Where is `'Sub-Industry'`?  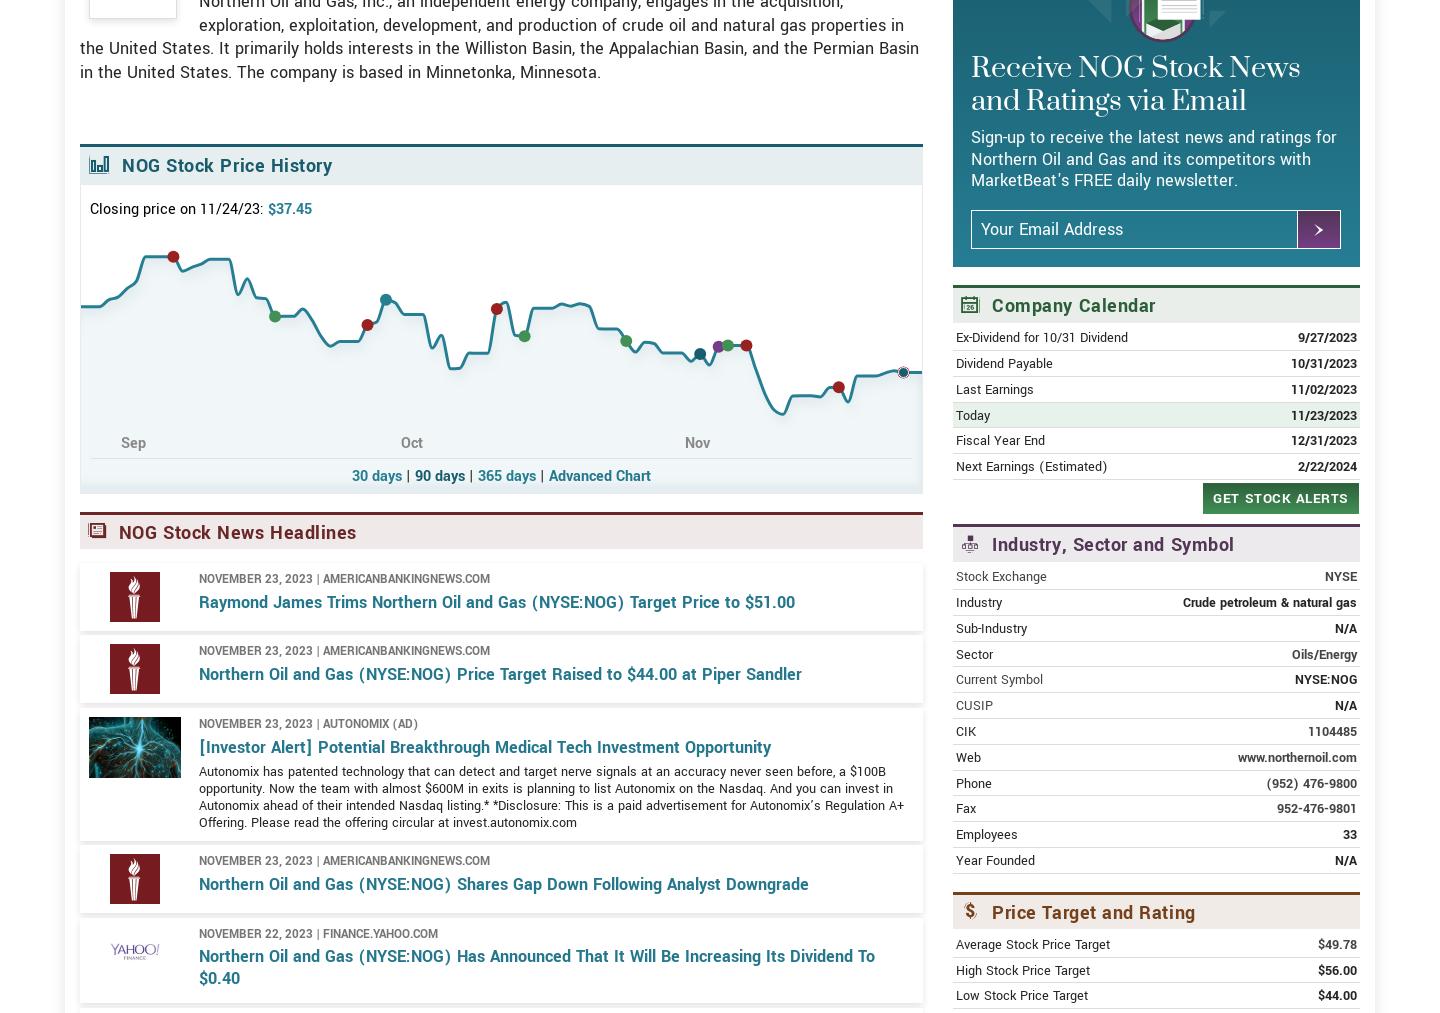 'Sub-Industry' is located at coordinates (956, 698).